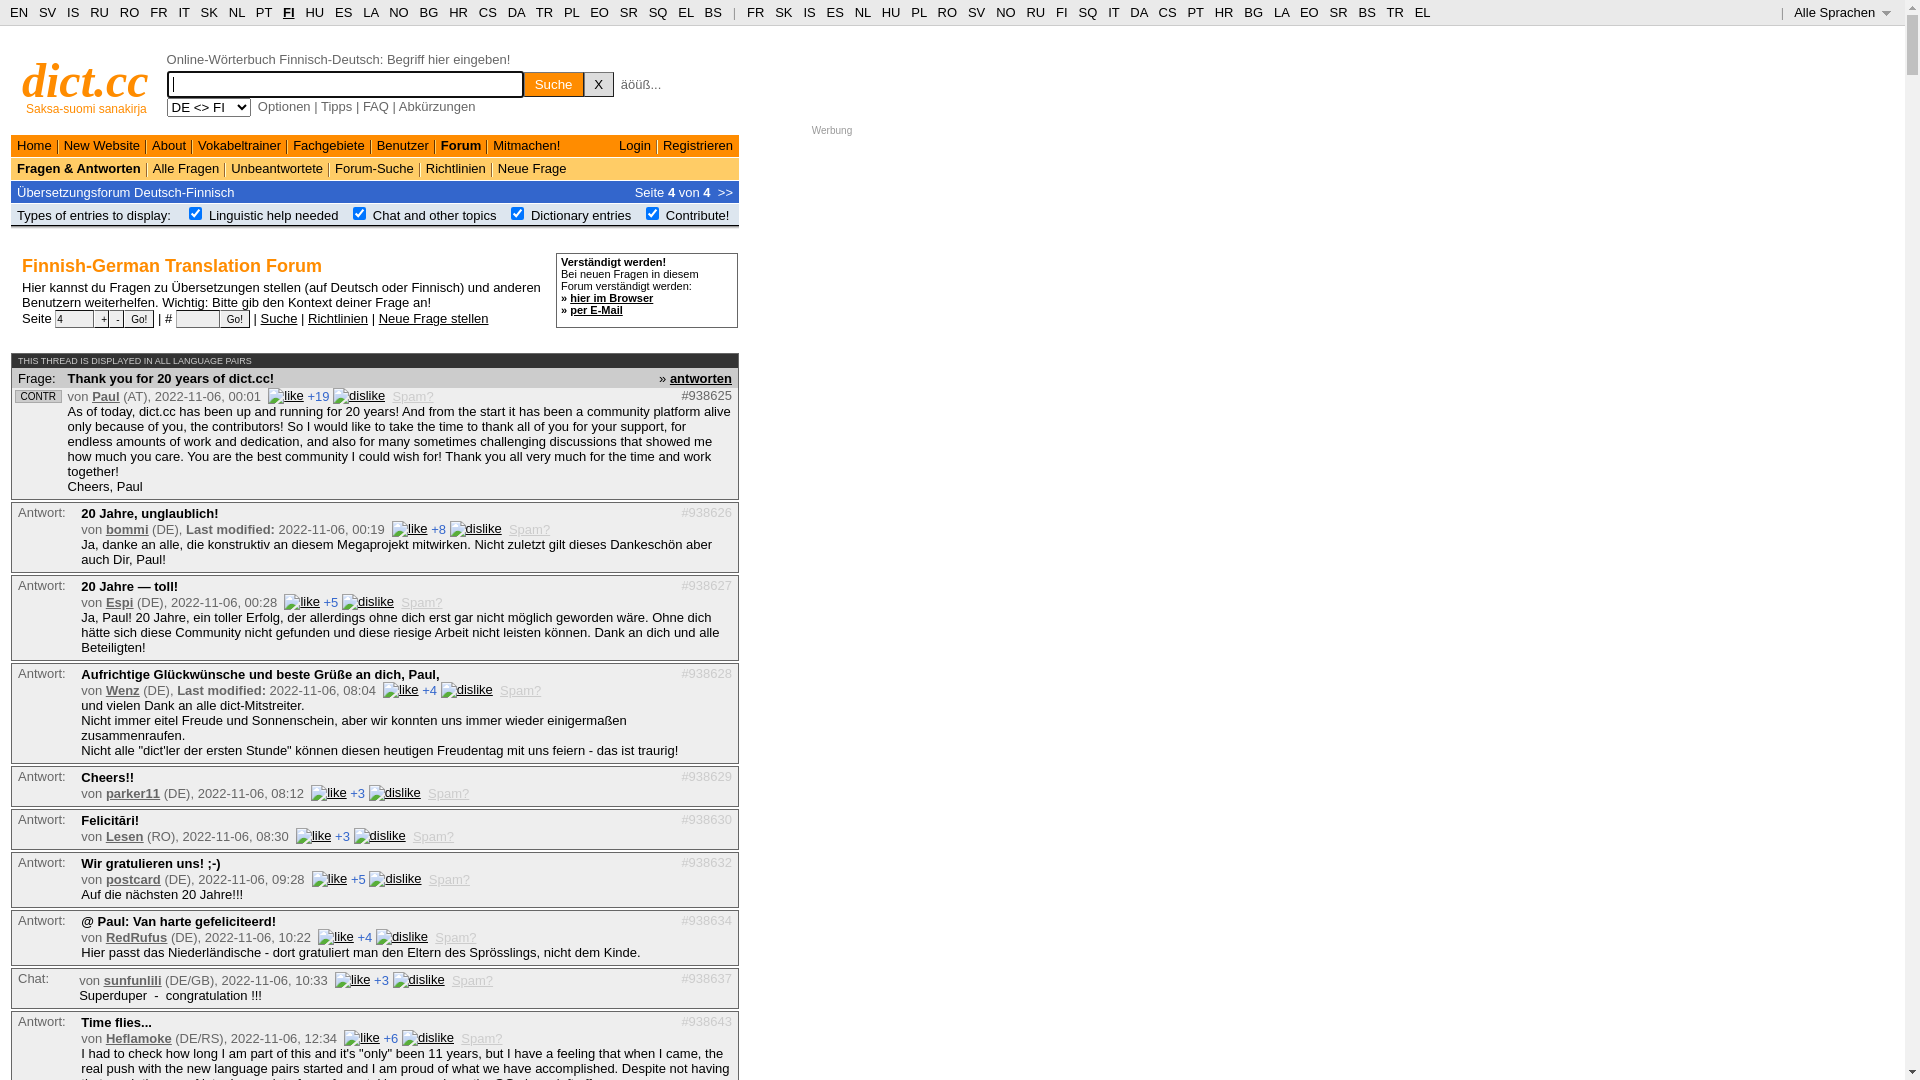 The width and height of the screenshot is (1920, 1080). I want to click on 'parker11', so click(132, 792).